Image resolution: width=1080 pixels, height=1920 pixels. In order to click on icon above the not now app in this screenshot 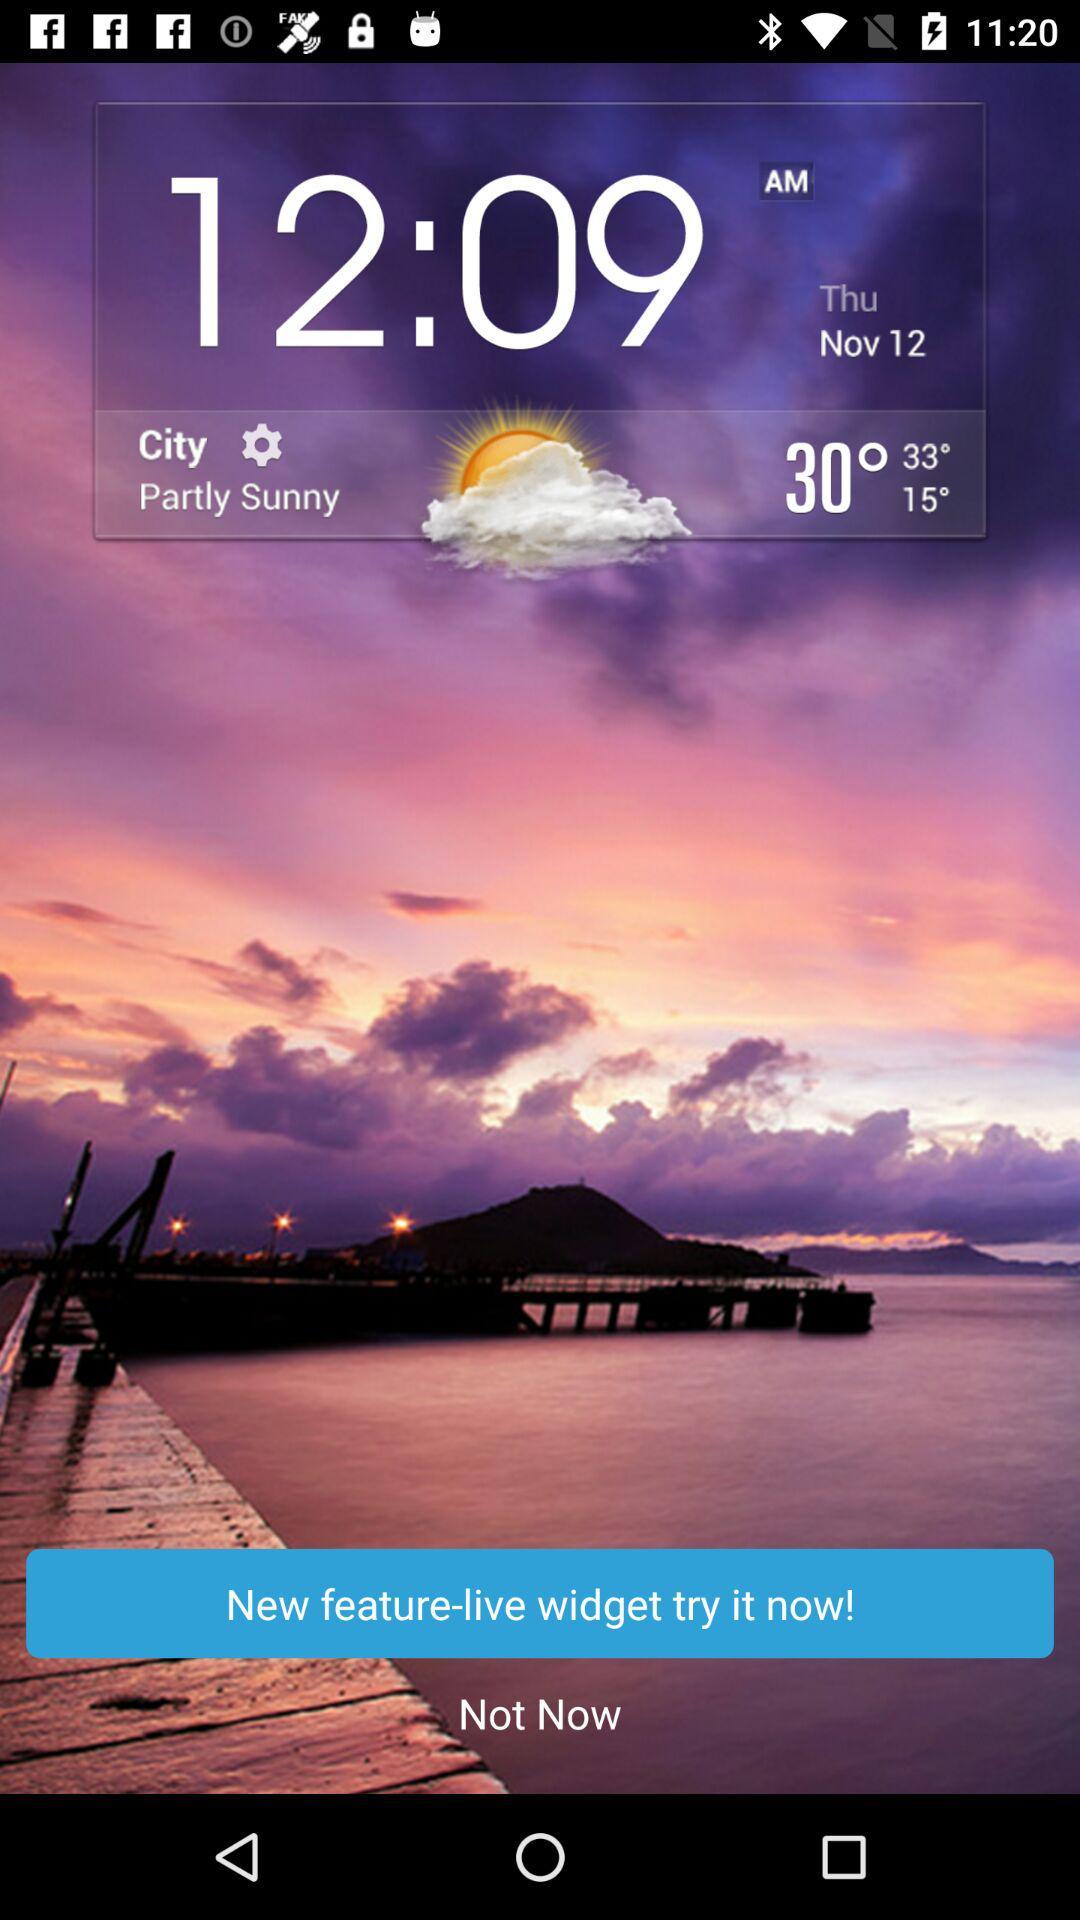, I will do `click(540, 1603)`.